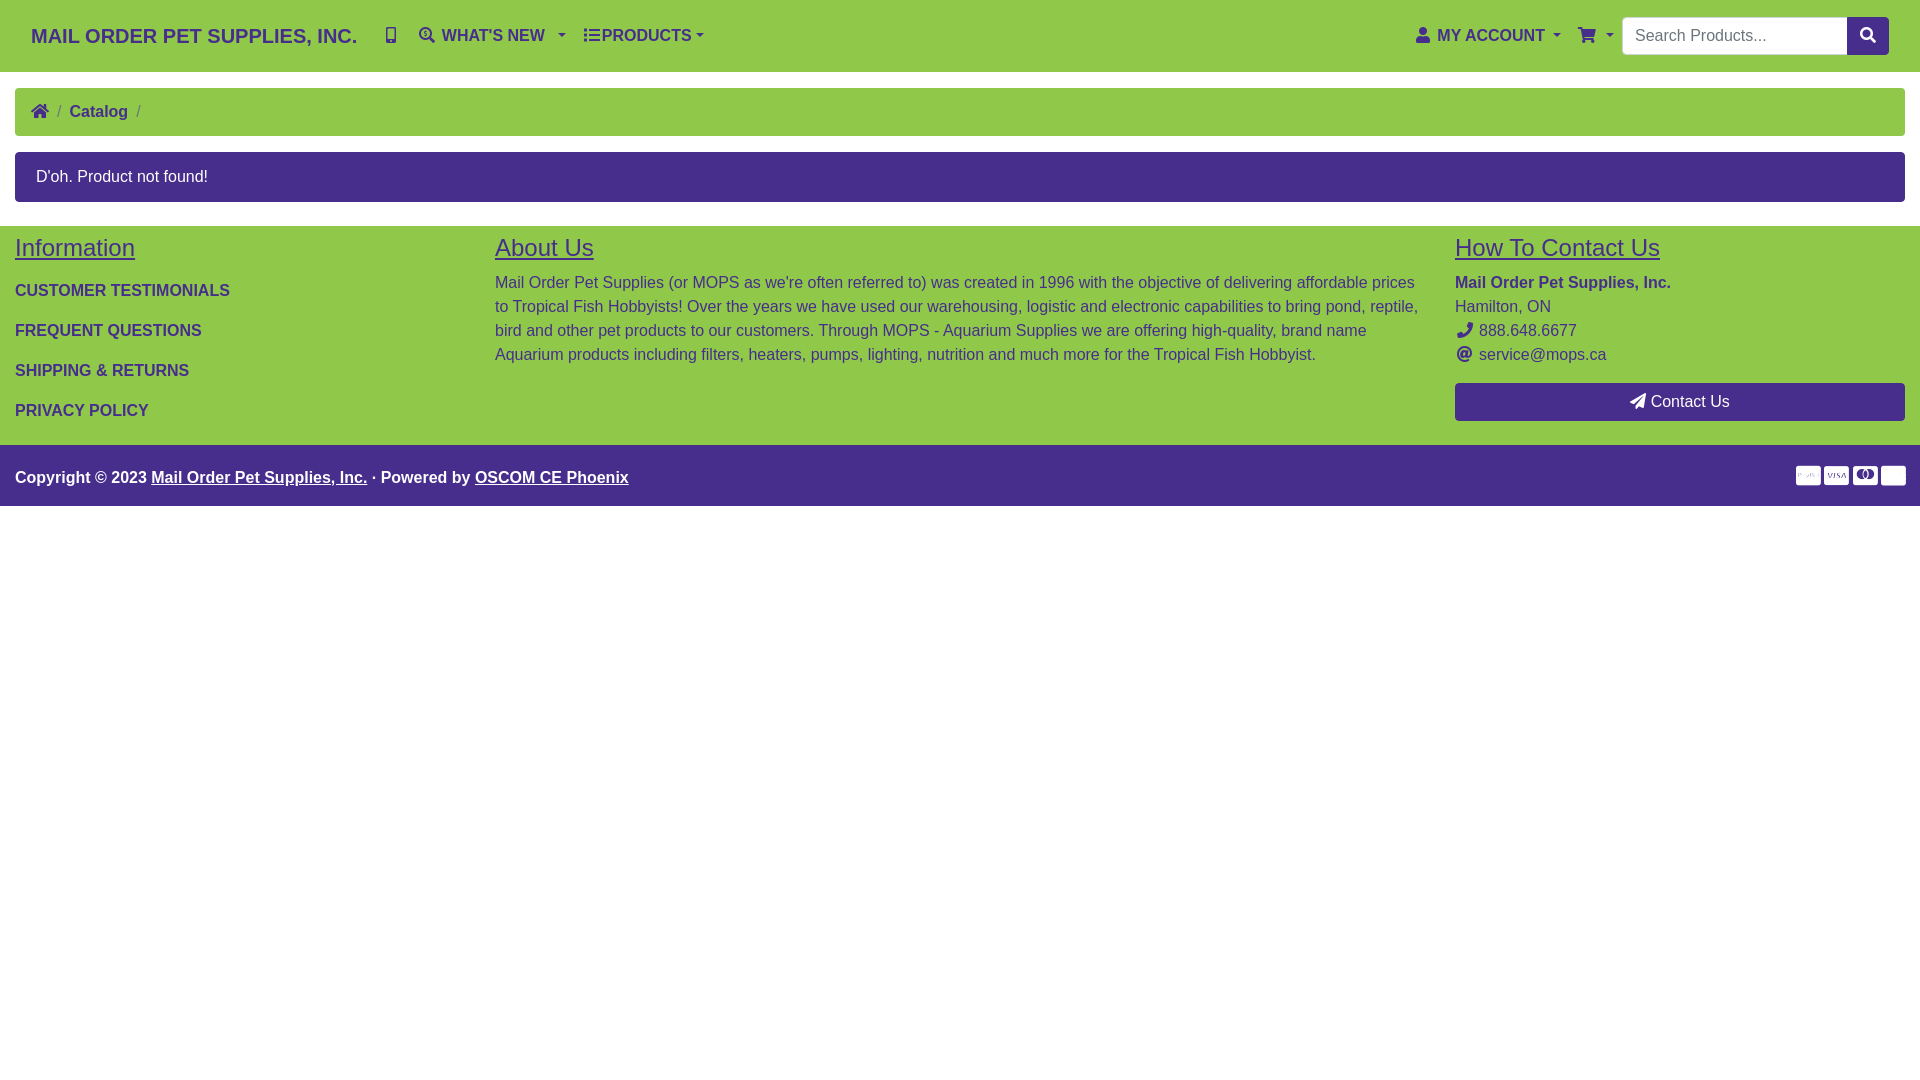  Describe the element at coordinates (14, 410) in the screenshot. I see `'PRIVACY POLICY'` at that location.